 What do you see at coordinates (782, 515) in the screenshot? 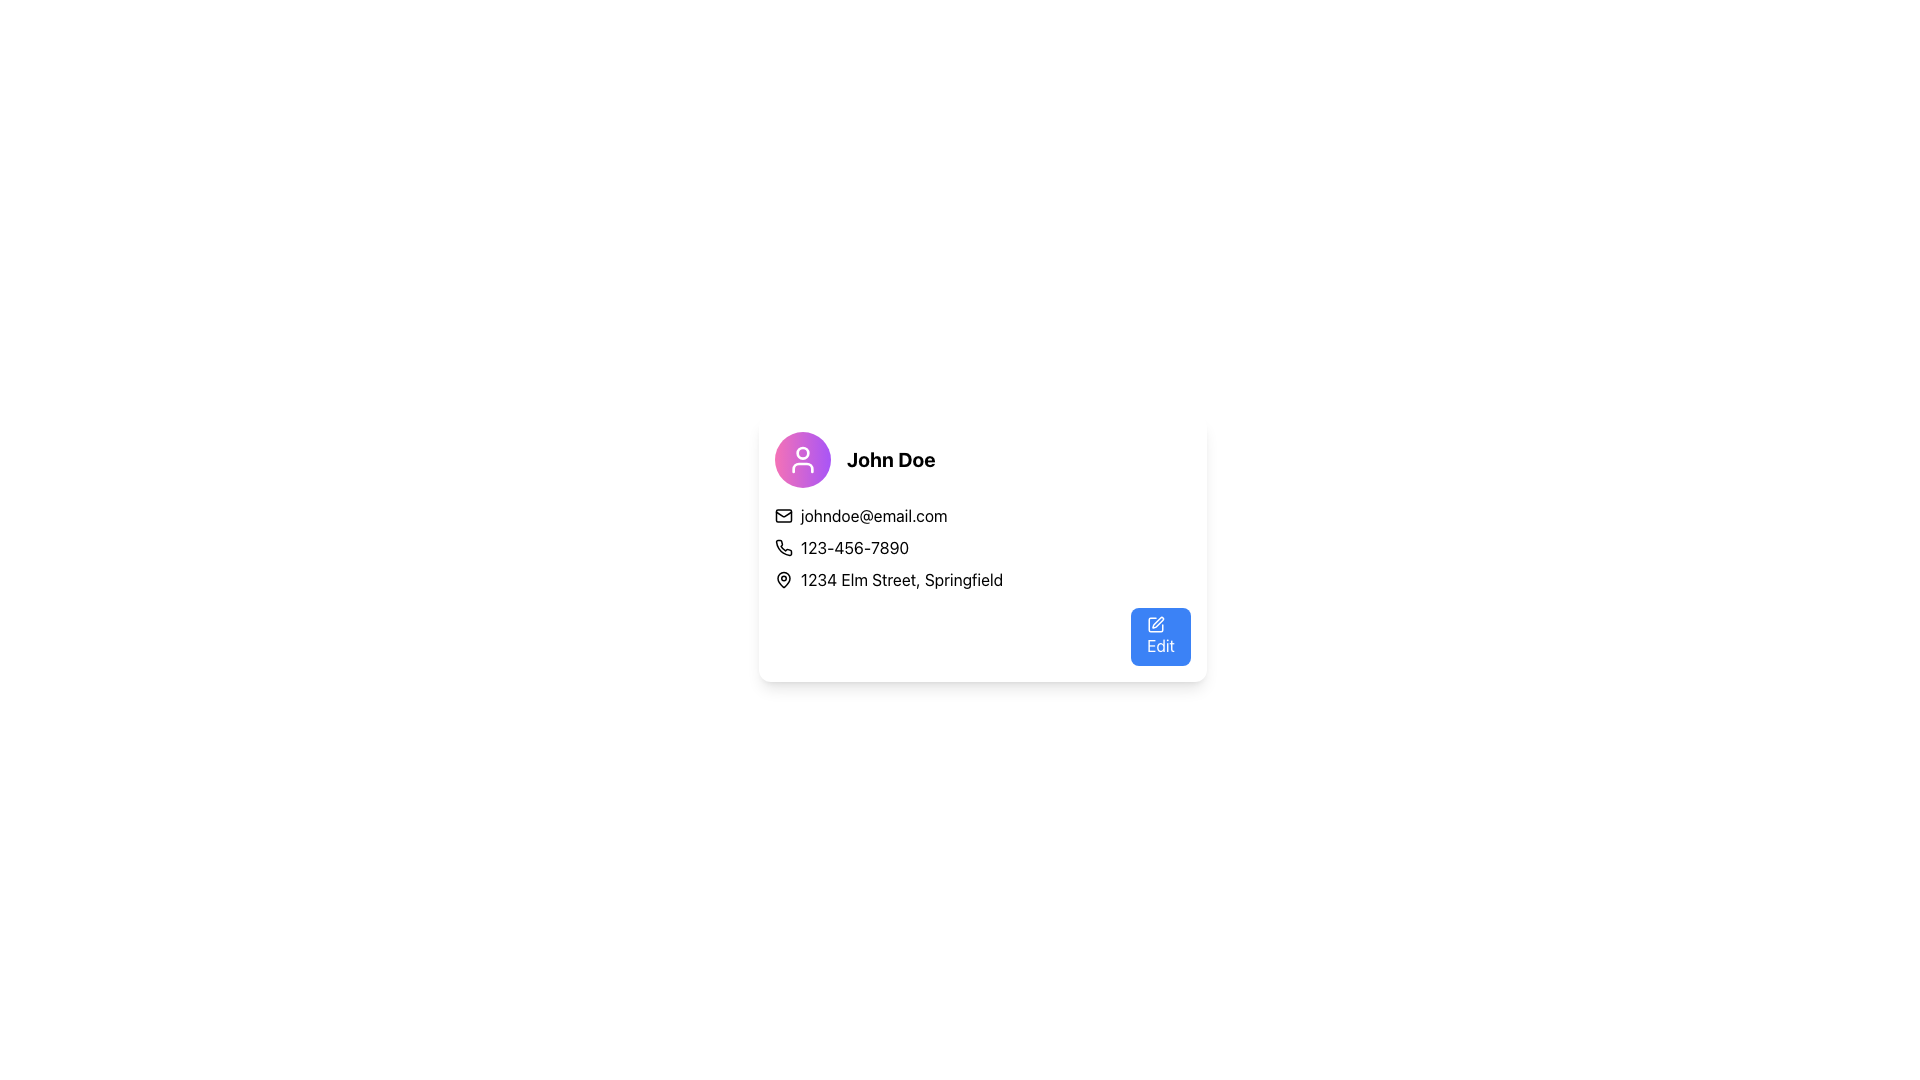
I see `the small email icon styled with an envelope symbol, located to the left of the text 'johndoe@email.com'` at bounding box center [782, 515].